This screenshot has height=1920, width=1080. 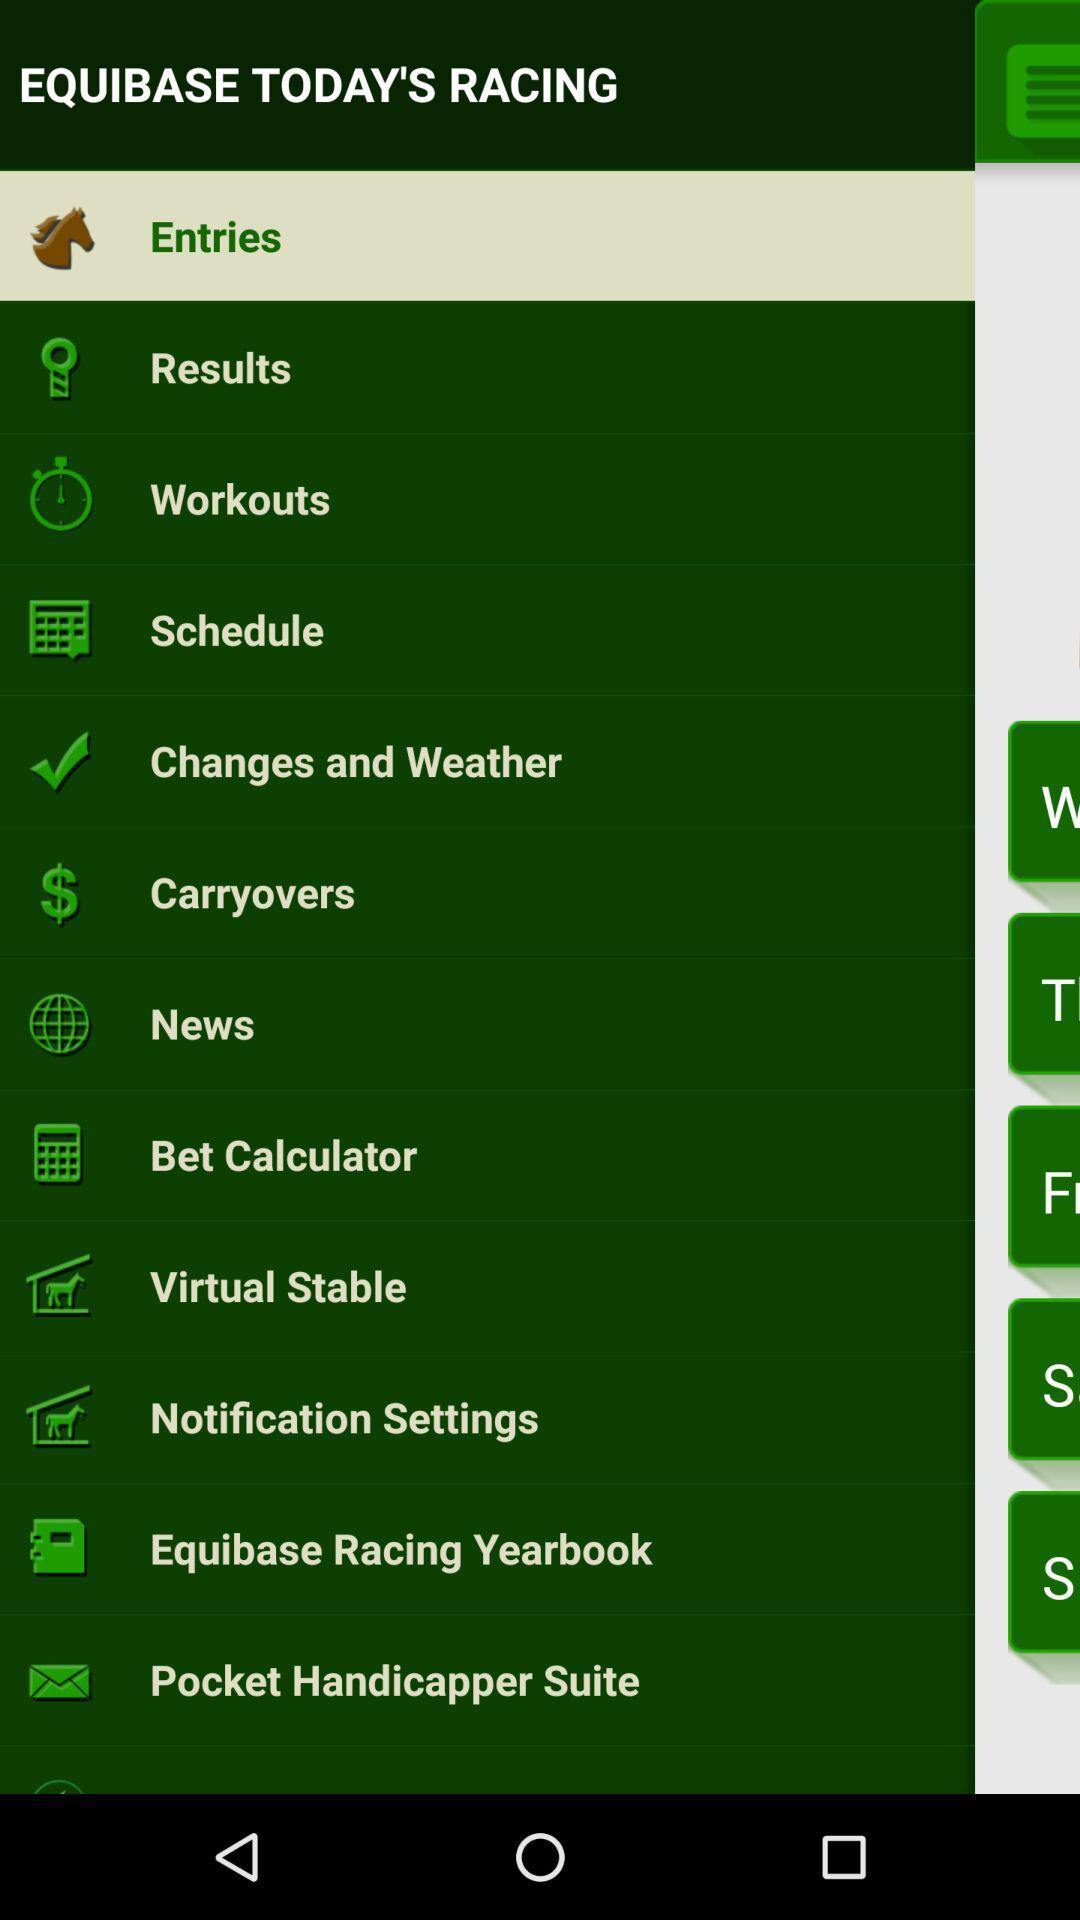 What do you see at coordinates (1035, 86) in the screenshot?
I see `it provides the submenu` at bounding box center [1035, 86].